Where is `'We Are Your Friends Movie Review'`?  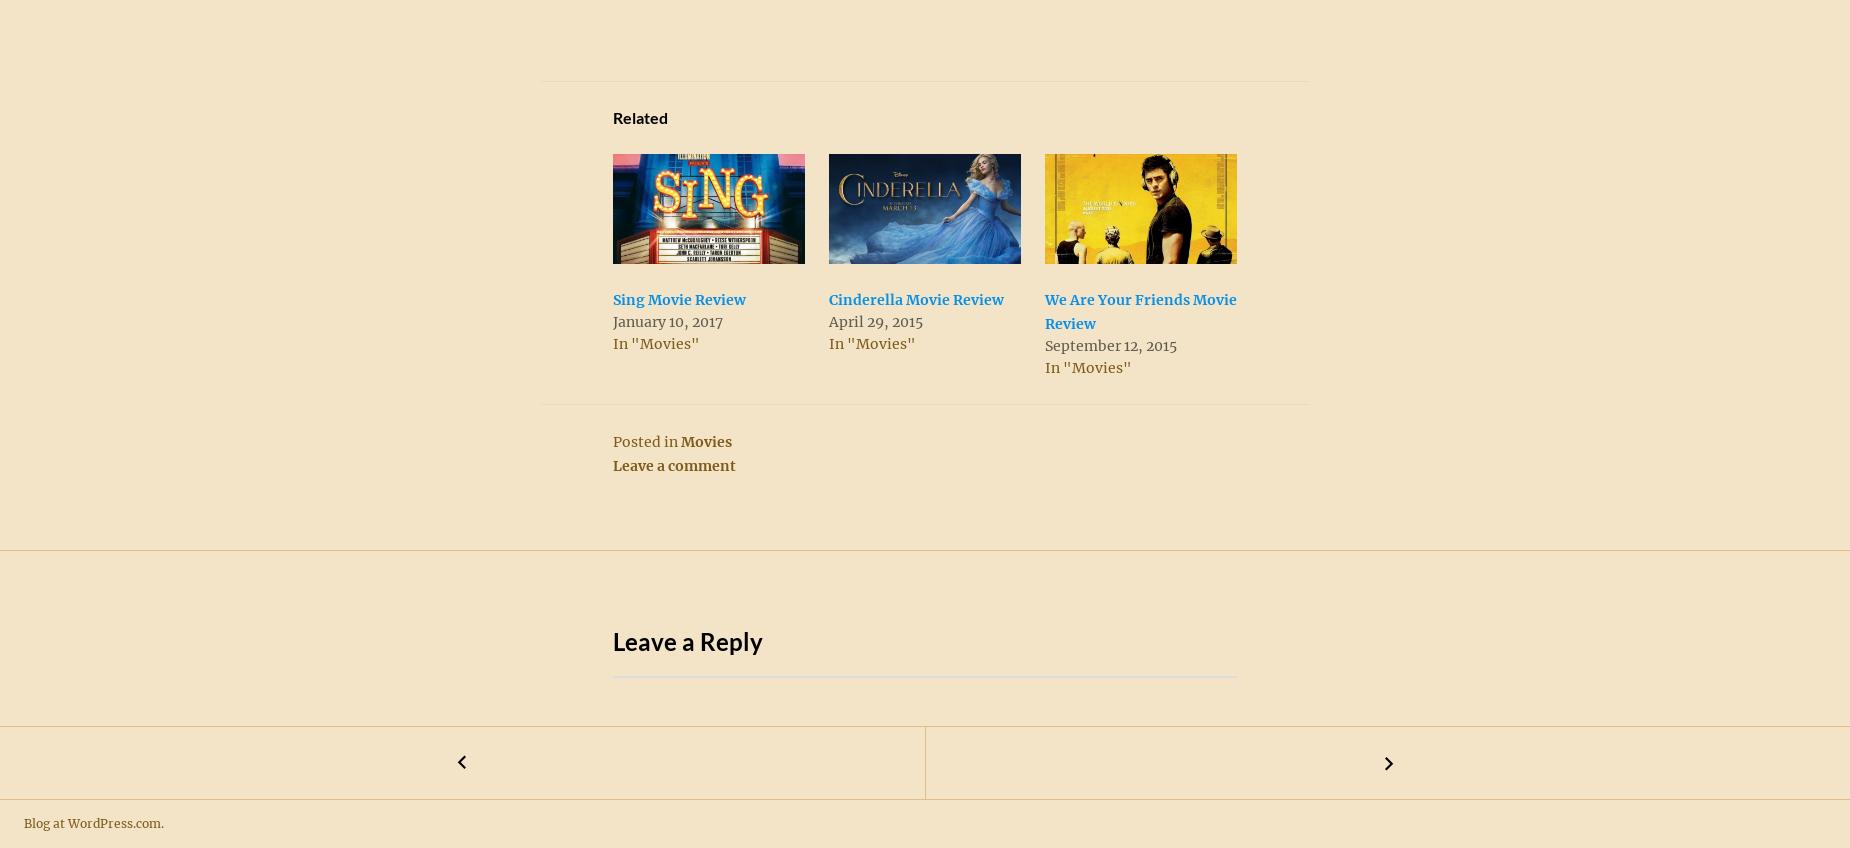
'We Are Your Friends Movie Review' is located at coordinates (1140, 311).